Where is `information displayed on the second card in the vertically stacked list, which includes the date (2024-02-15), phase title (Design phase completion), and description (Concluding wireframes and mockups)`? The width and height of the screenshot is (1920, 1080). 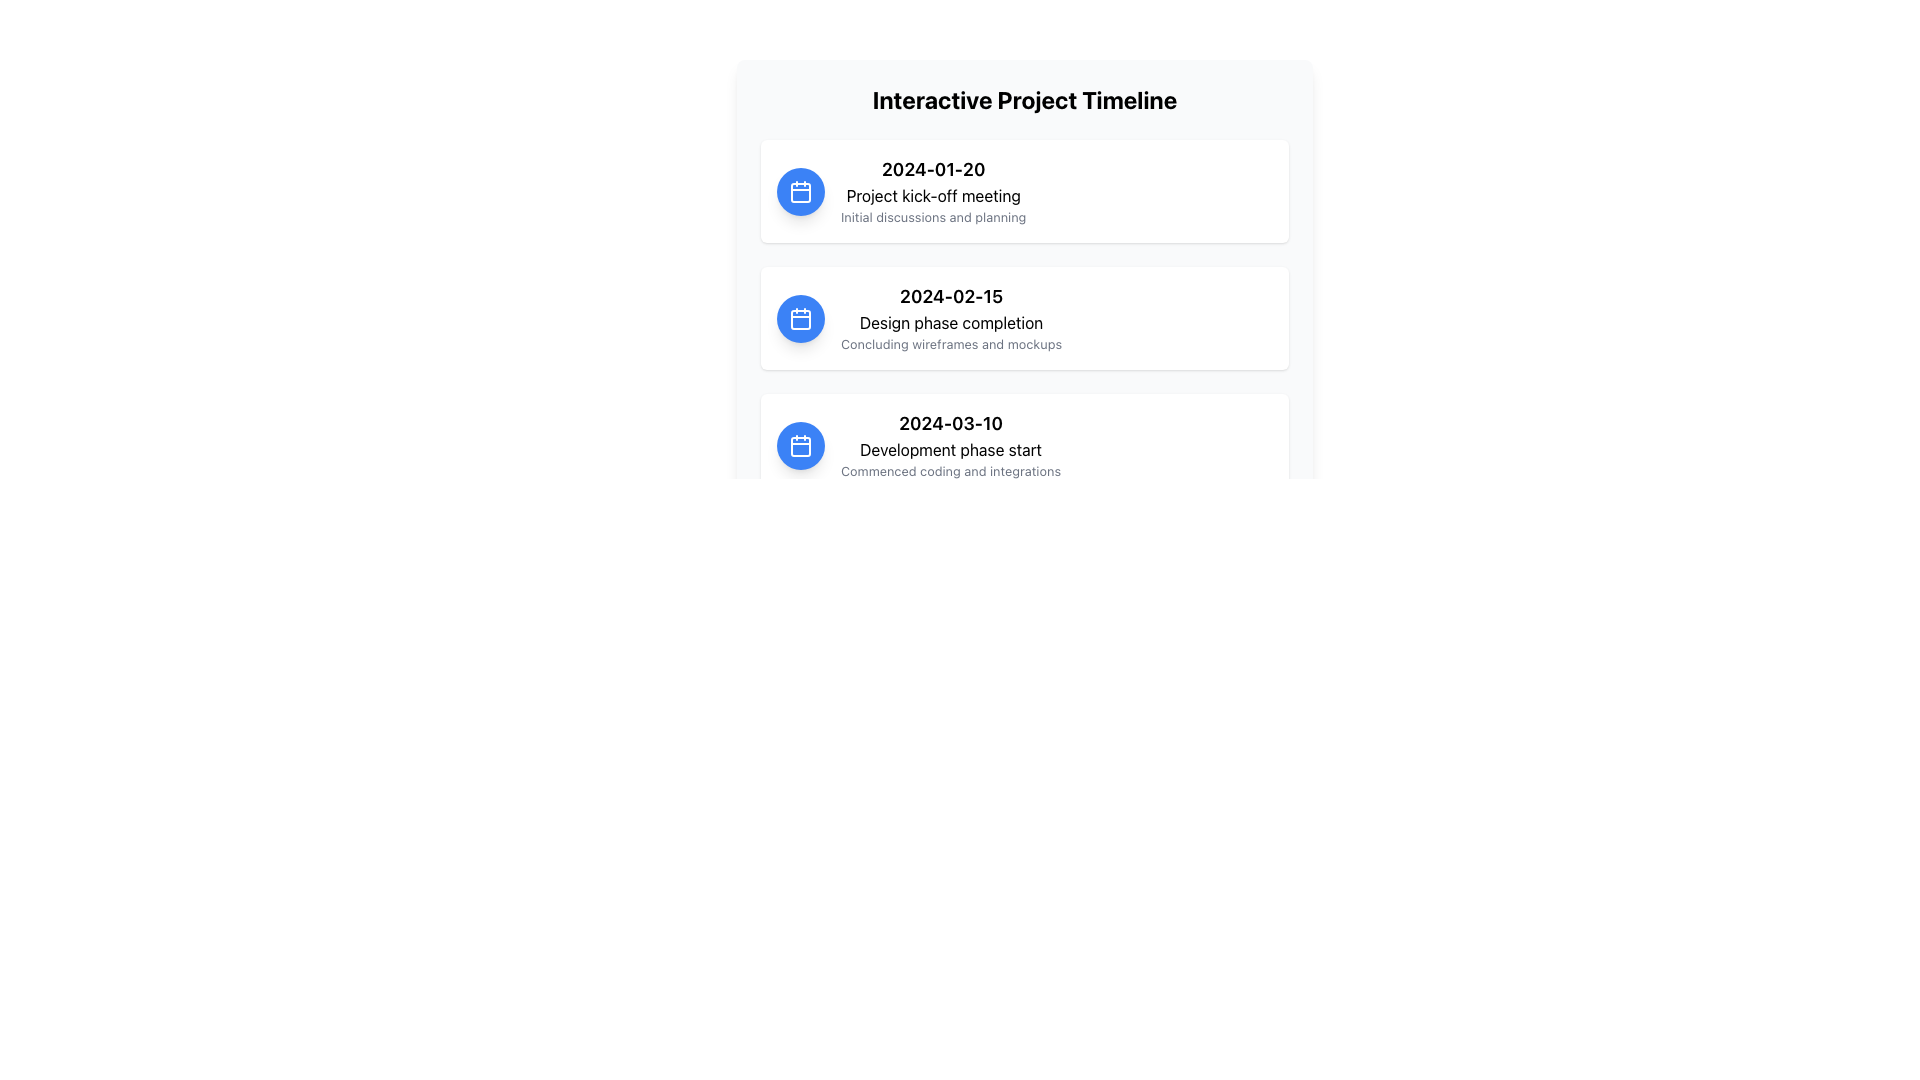 information displayed on the second card in the vertically stacked list, which includes the date (2024-02-15), phase title (Design phase completion), and description (Concluding wireframes and mockups) is located at coordinates (1025, 316).